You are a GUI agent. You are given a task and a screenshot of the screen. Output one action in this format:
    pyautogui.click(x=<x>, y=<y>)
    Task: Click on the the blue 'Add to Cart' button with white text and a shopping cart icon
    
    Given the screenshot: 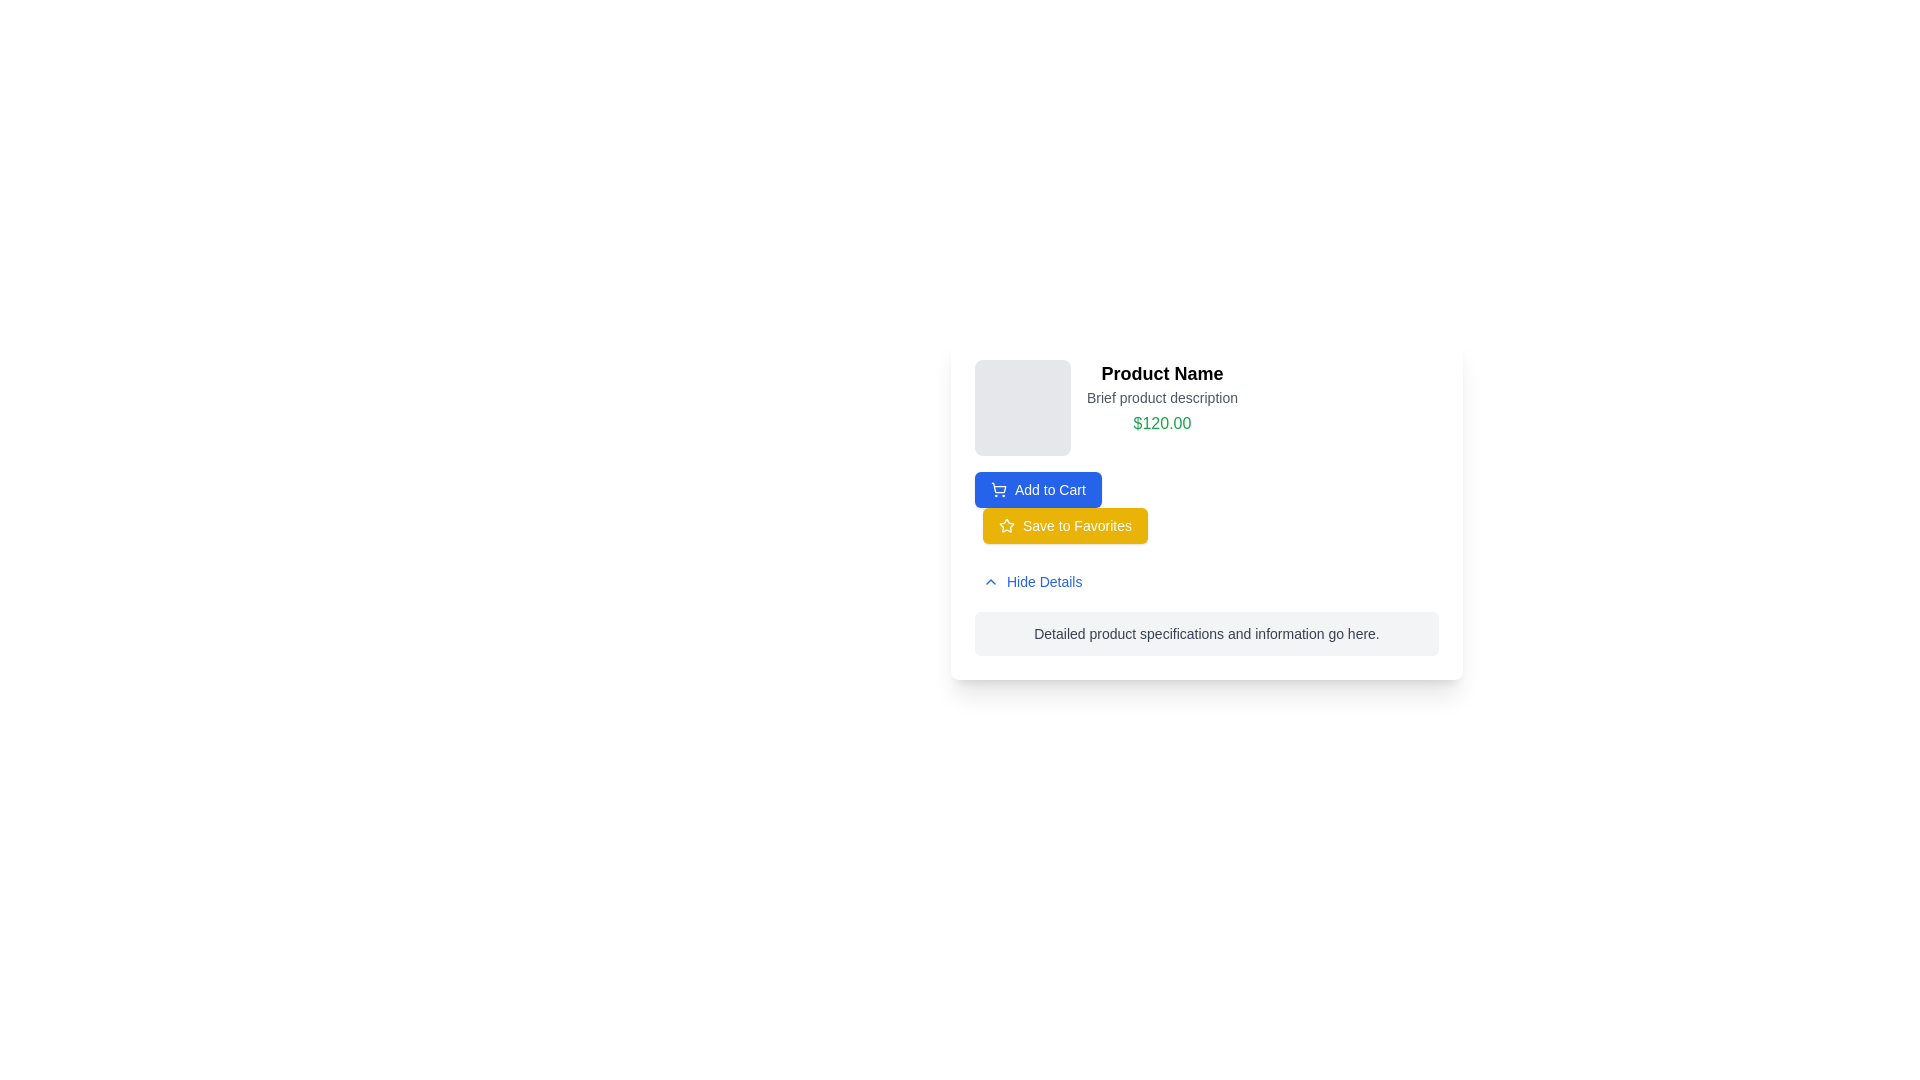 What is the action you would take?
    pyautogui.click(x=1038, y=489)
    